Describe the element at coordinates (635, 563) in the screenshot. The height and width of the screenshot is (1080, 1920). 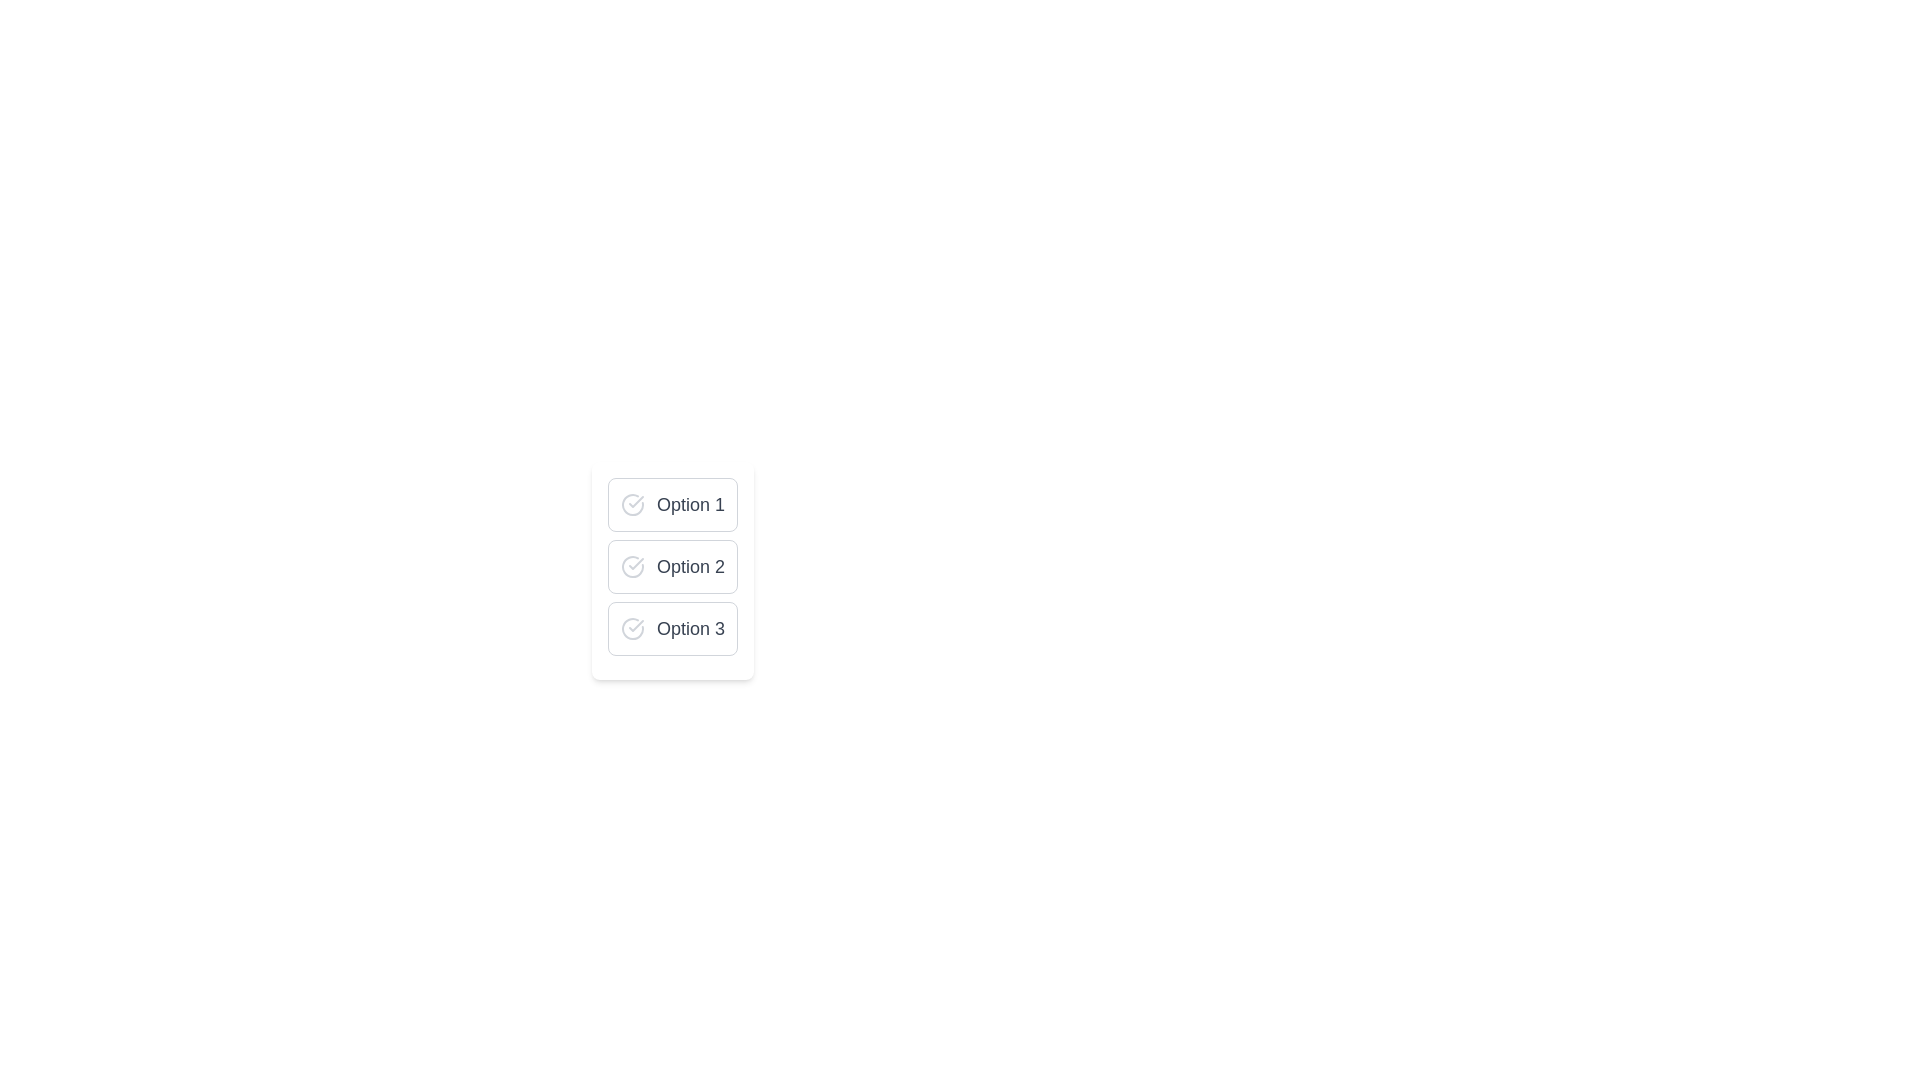
I see `the state indicator icon for the second option in a vertically ordered list, located to the left of the text 'Option 2'` at that location.